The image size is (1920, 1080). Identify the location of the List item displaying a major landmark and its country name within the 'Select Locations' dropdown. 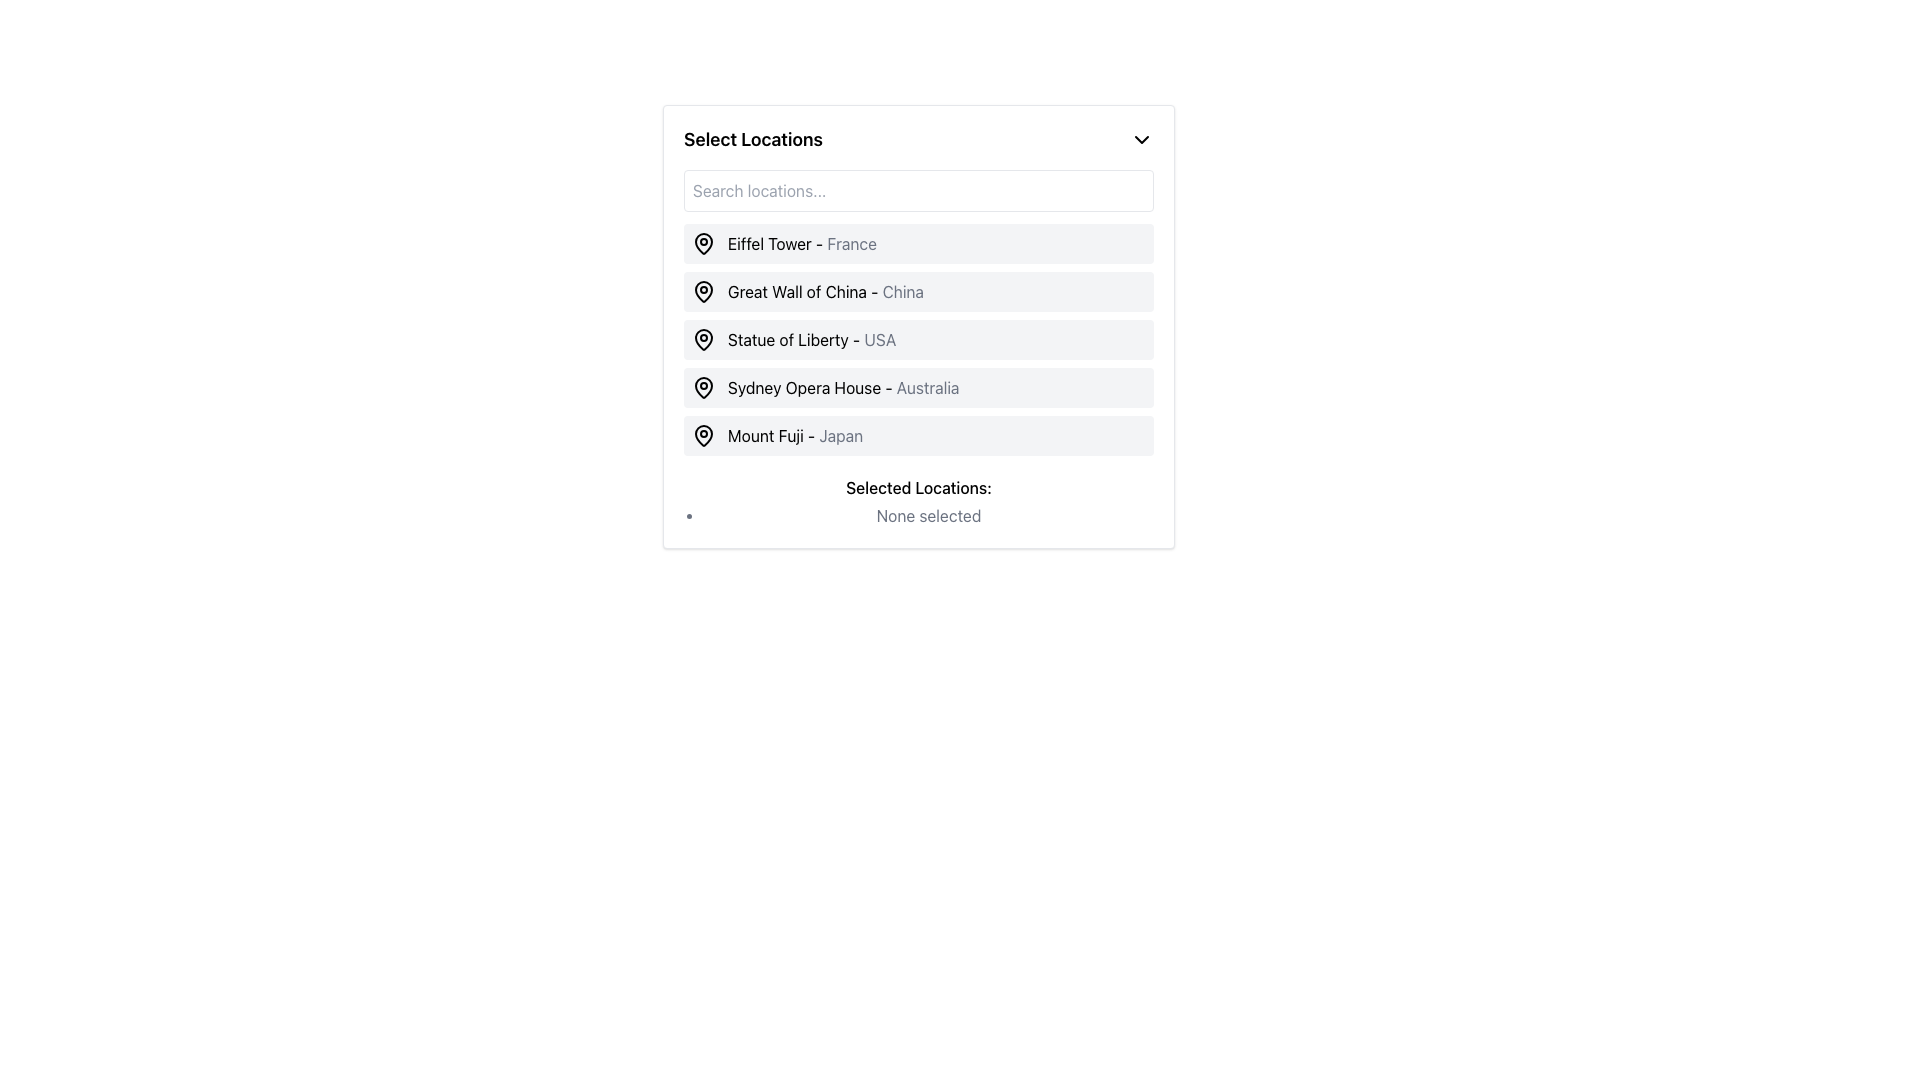
(917, 347).